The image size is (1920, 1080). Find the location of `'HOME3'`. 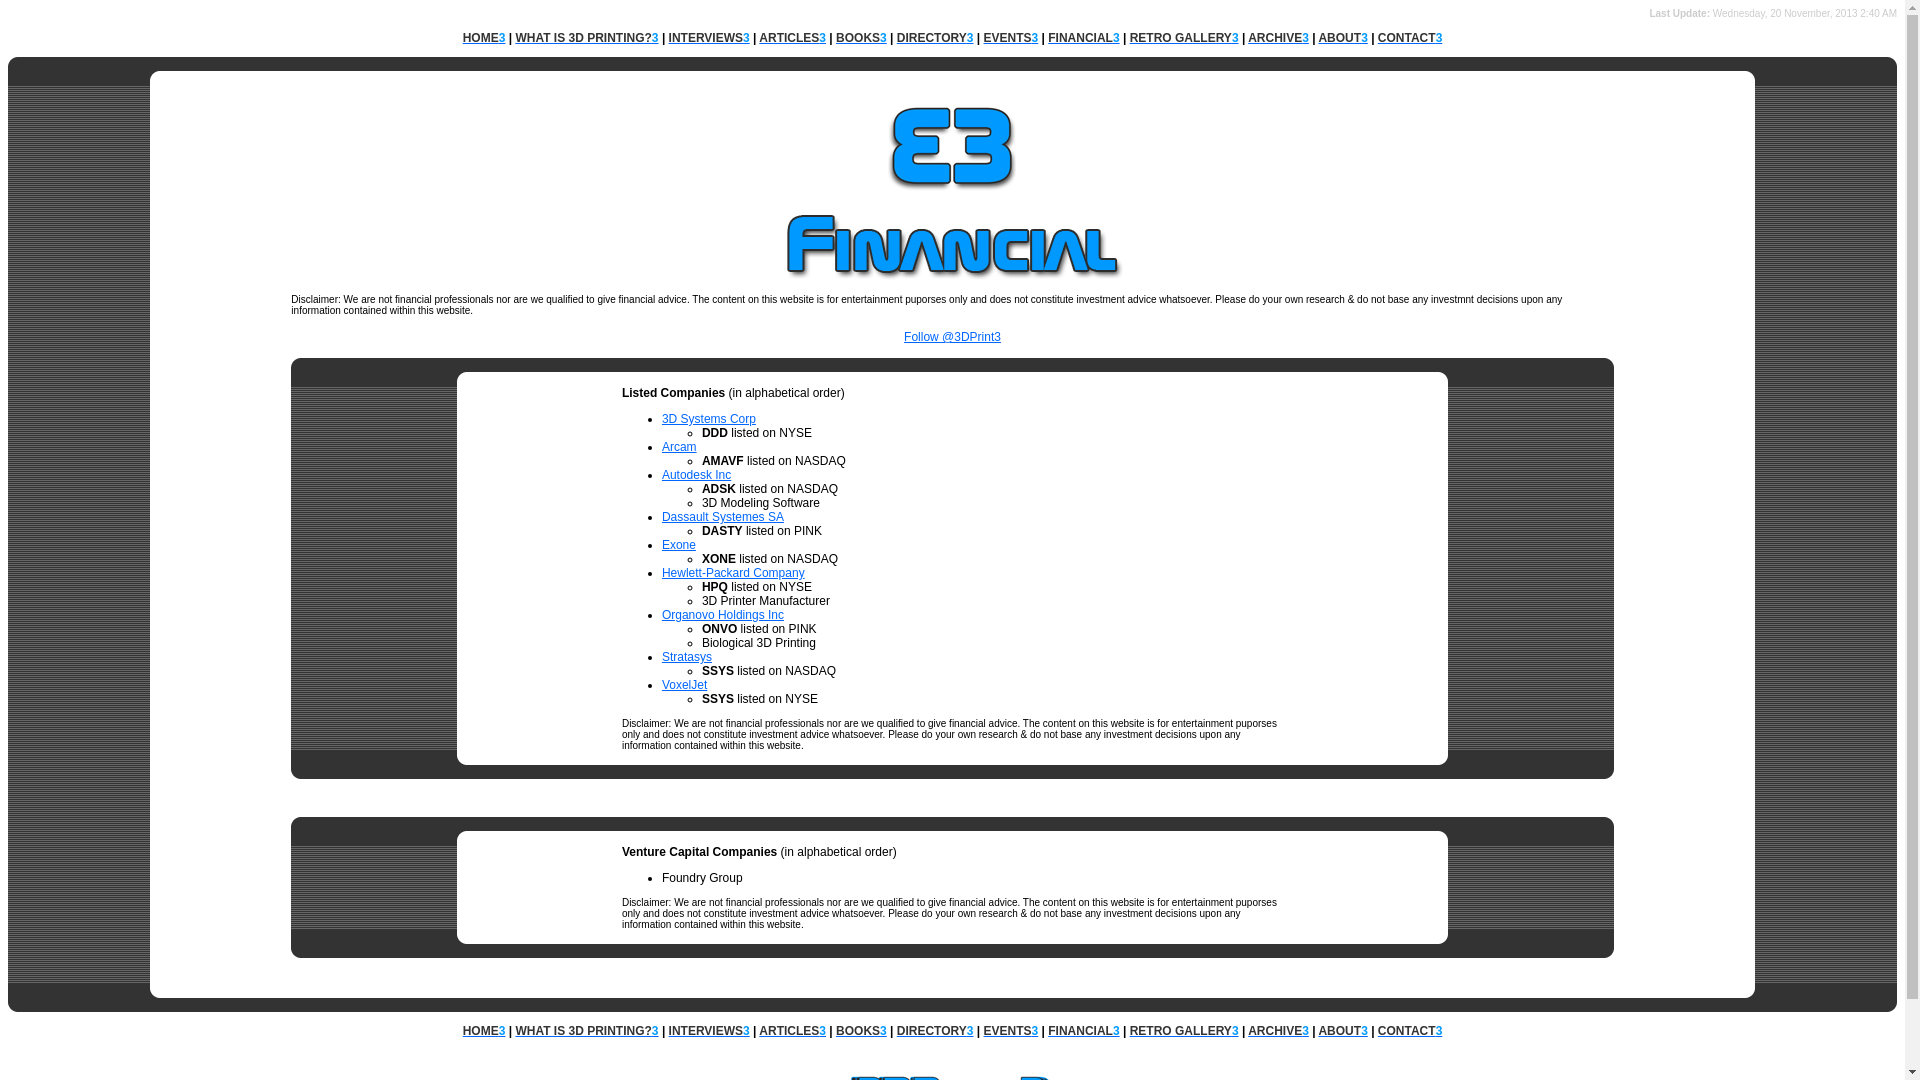

'HOME3' is located at coordinates (484, 38).